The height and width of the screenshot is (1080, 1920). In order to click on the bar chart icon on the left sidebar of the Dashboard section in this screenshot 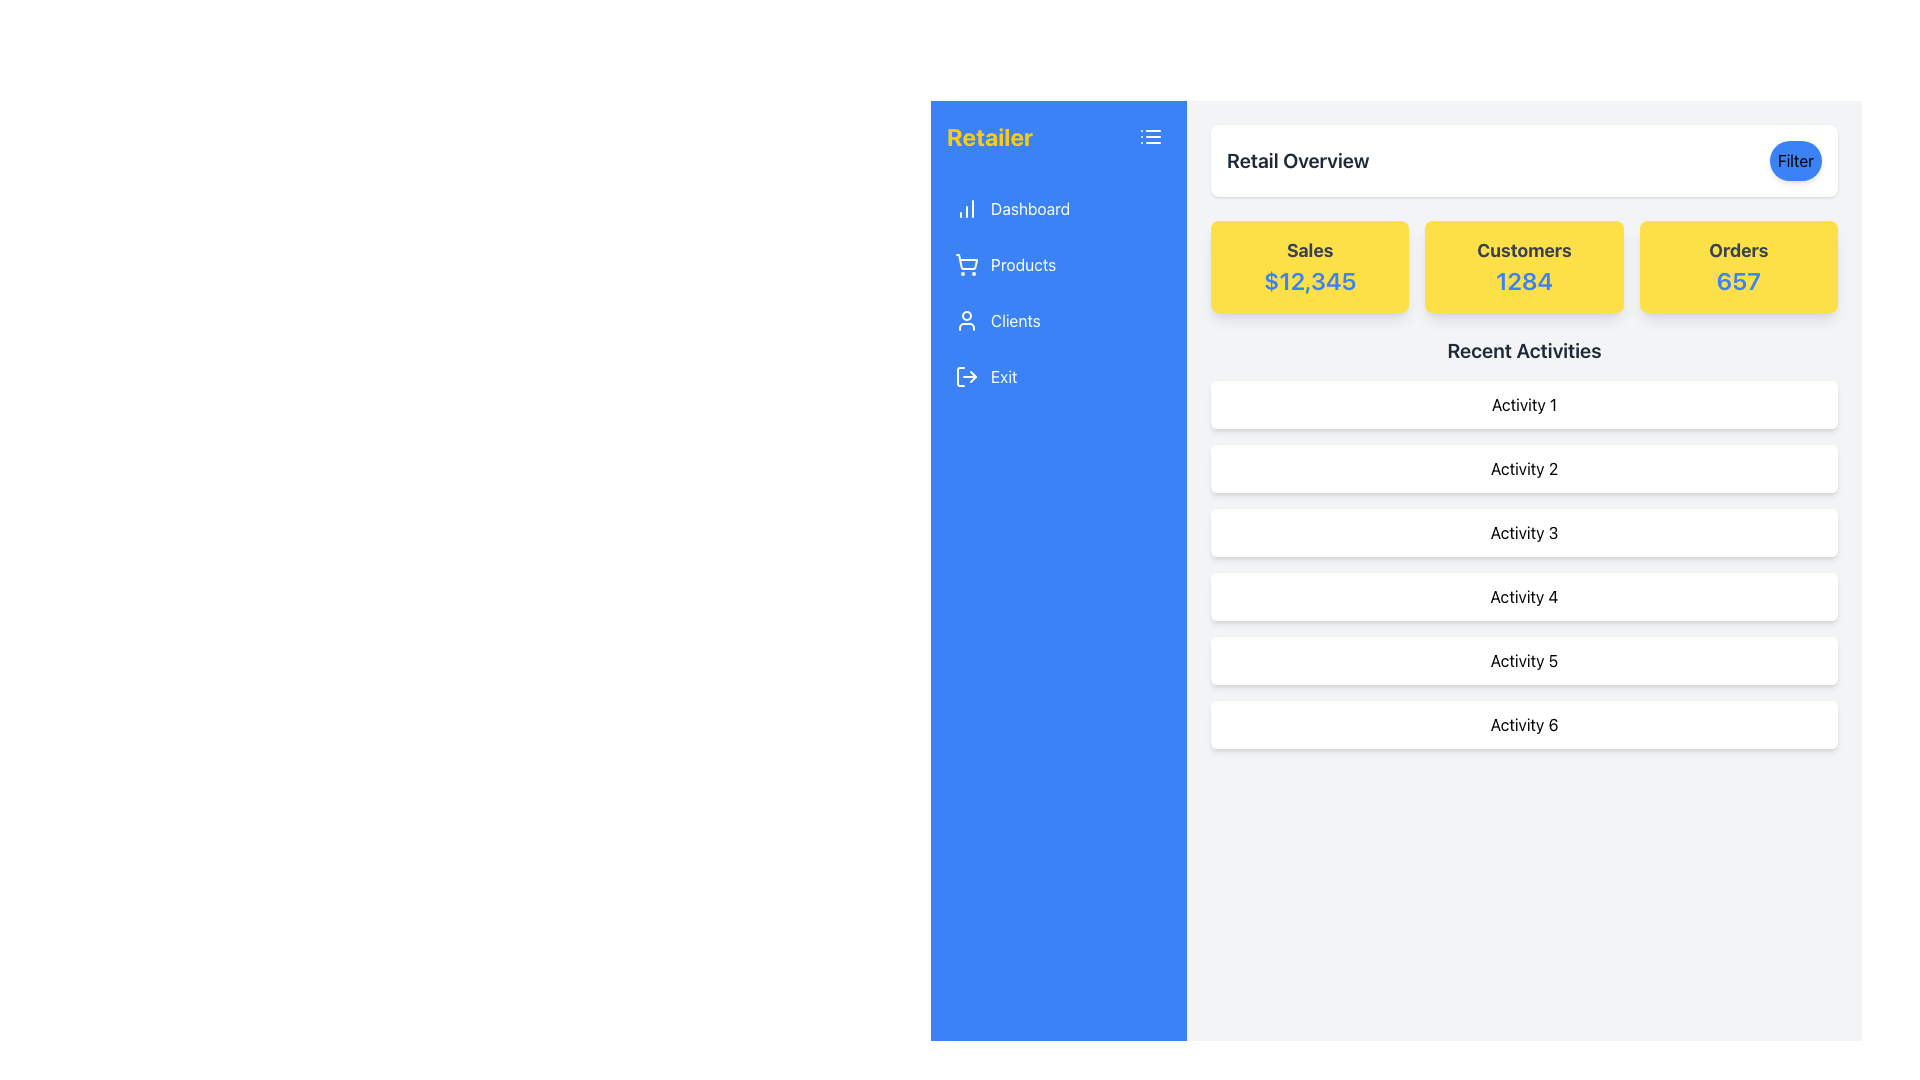, I will do `click(966, 208)`.